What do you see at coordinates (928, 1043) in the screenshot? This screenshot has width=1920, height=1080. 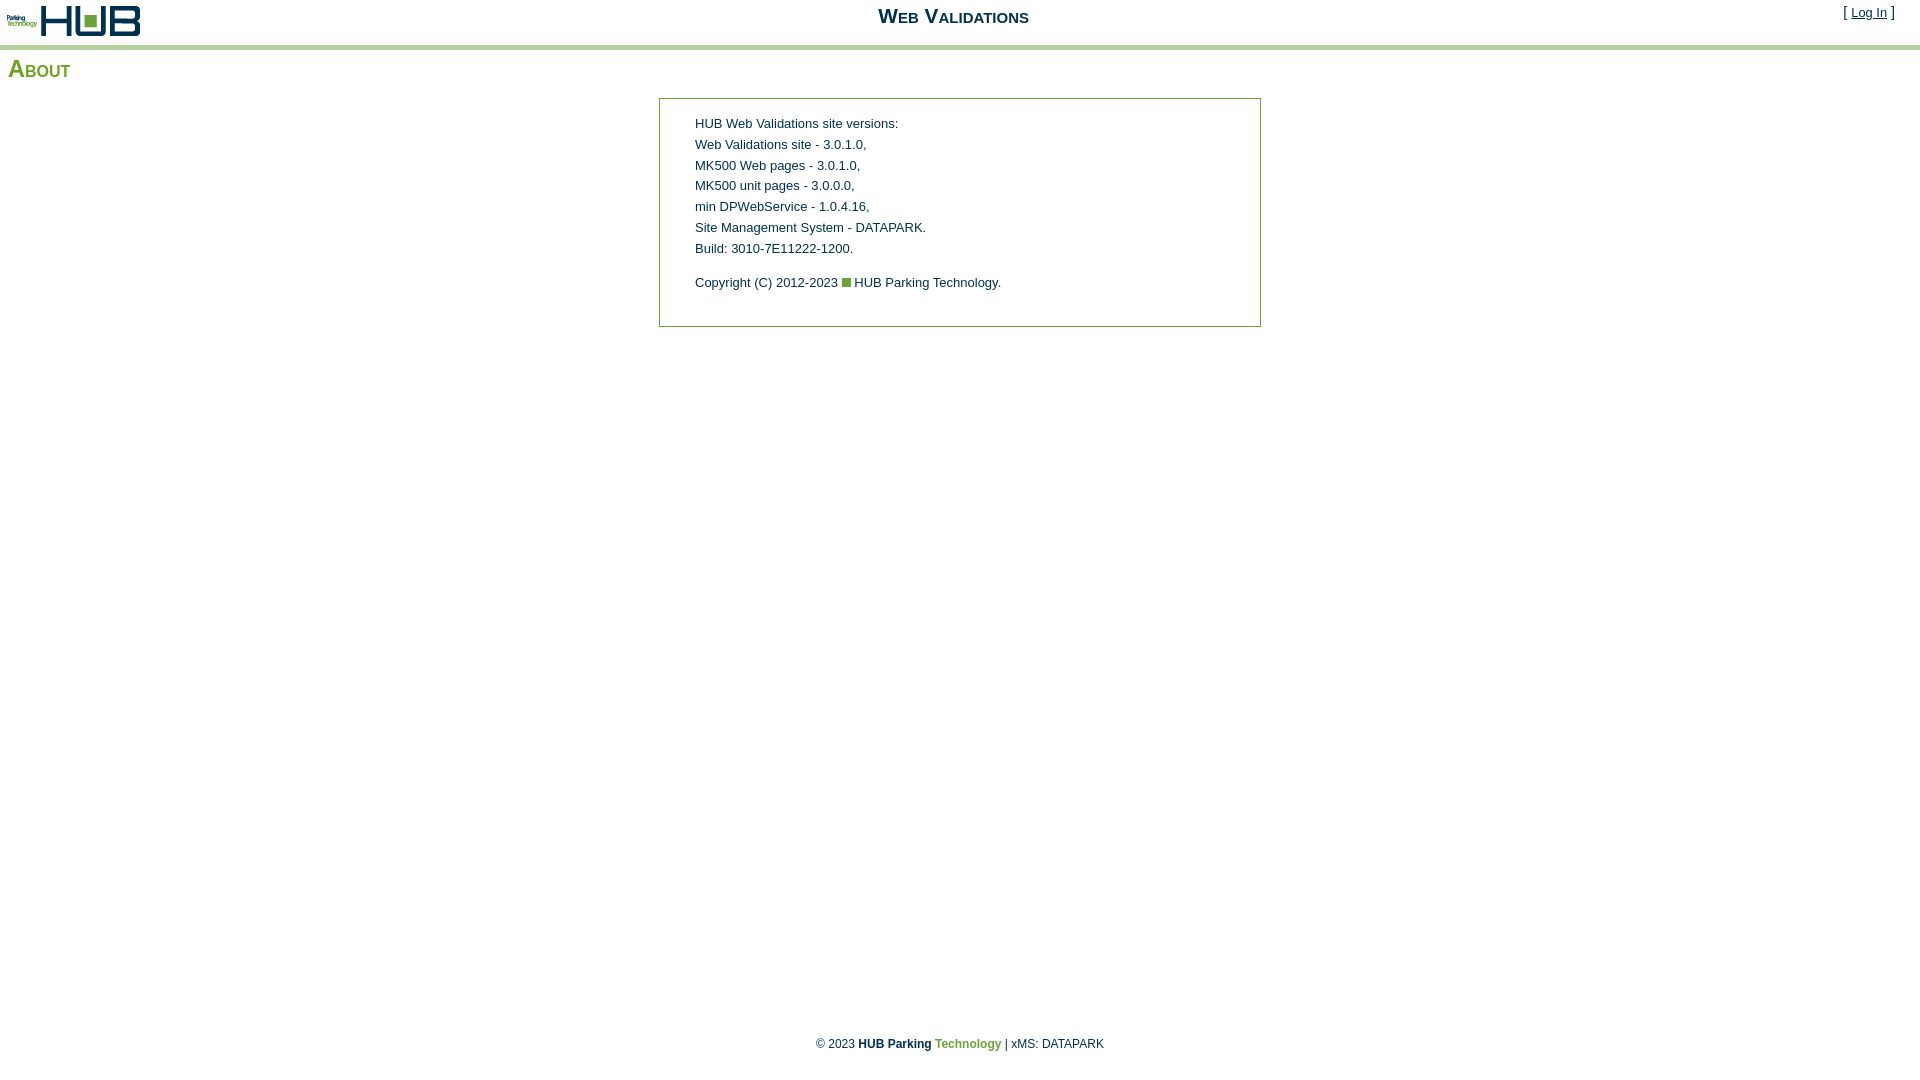 I see `'HUB Parking Technology'` at bounding box center [928, 1043].